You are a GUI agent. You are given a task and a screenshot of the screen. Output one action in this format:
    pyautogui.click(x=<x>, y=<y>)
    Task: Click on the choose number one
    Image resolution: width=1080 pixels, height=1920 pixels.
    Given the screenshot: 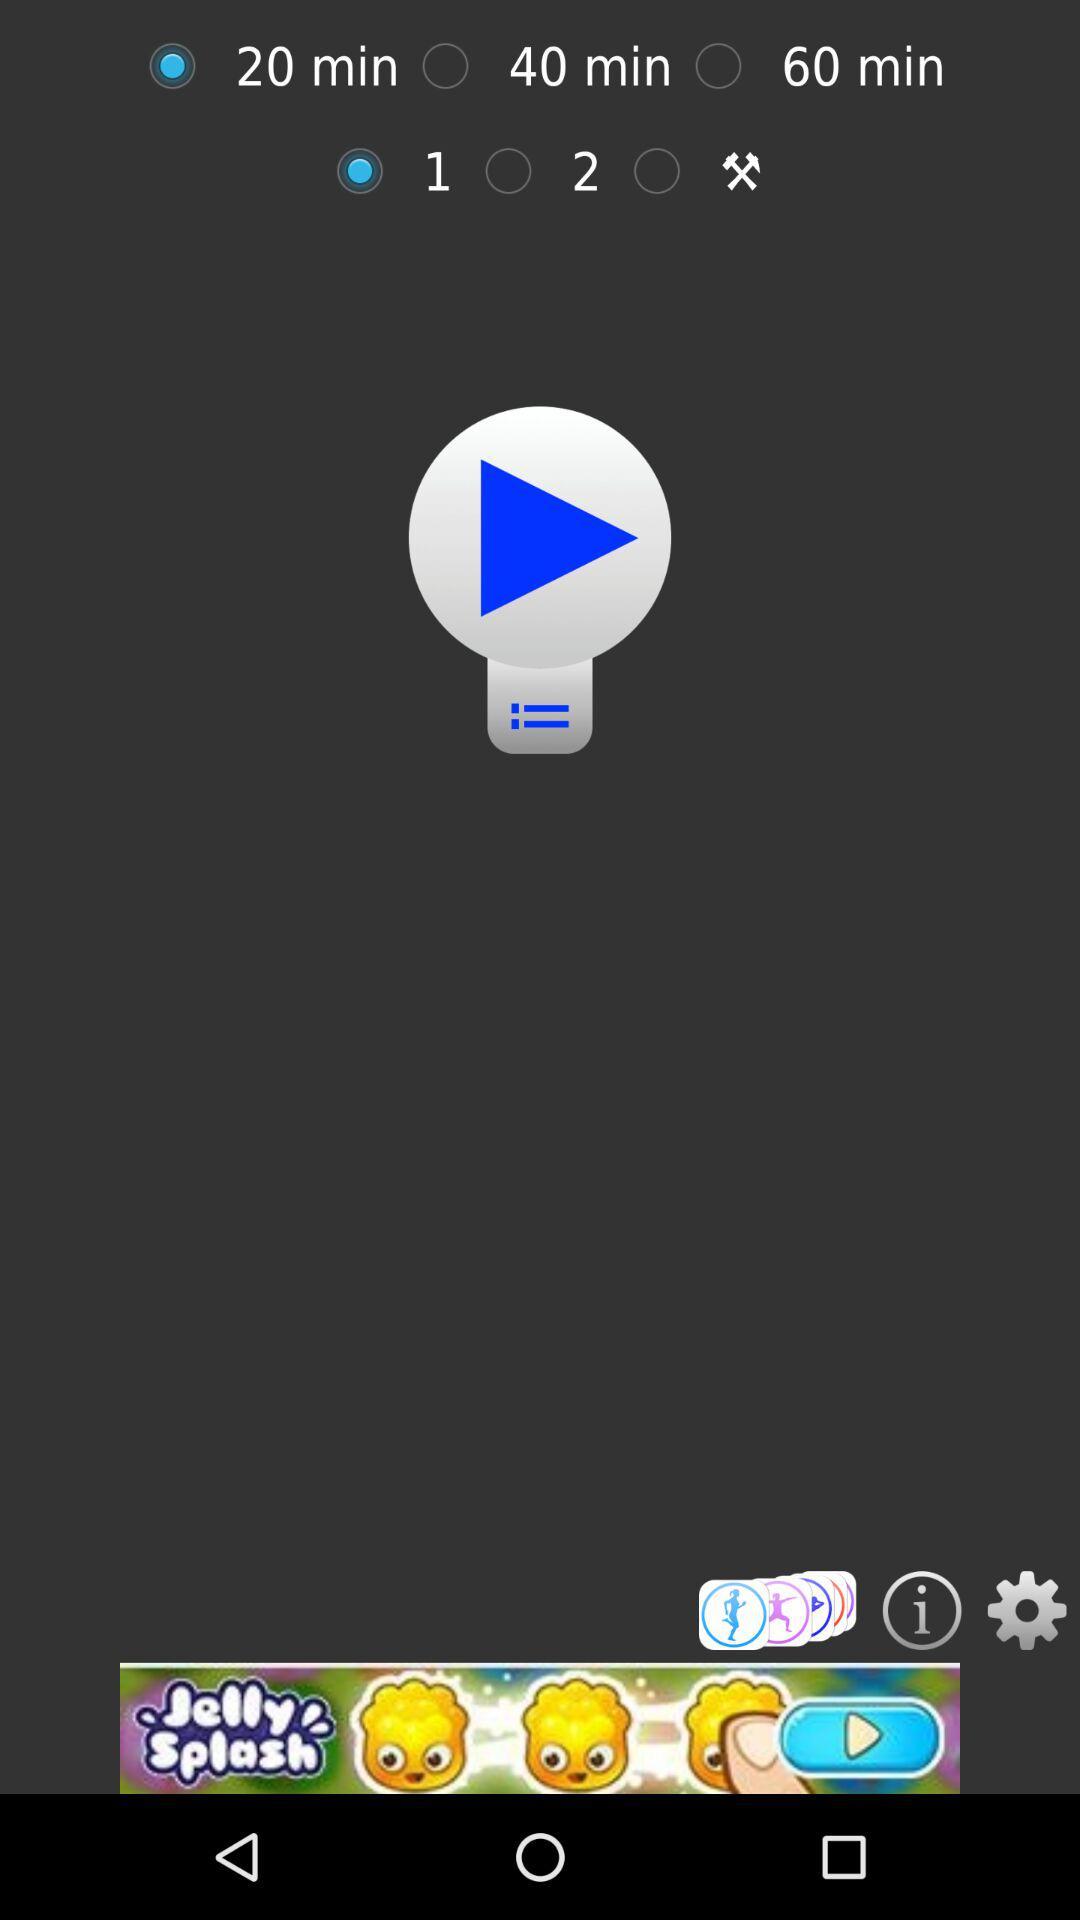 What is the action you would take?
    pyautogui.click(x=370, y=171)
    